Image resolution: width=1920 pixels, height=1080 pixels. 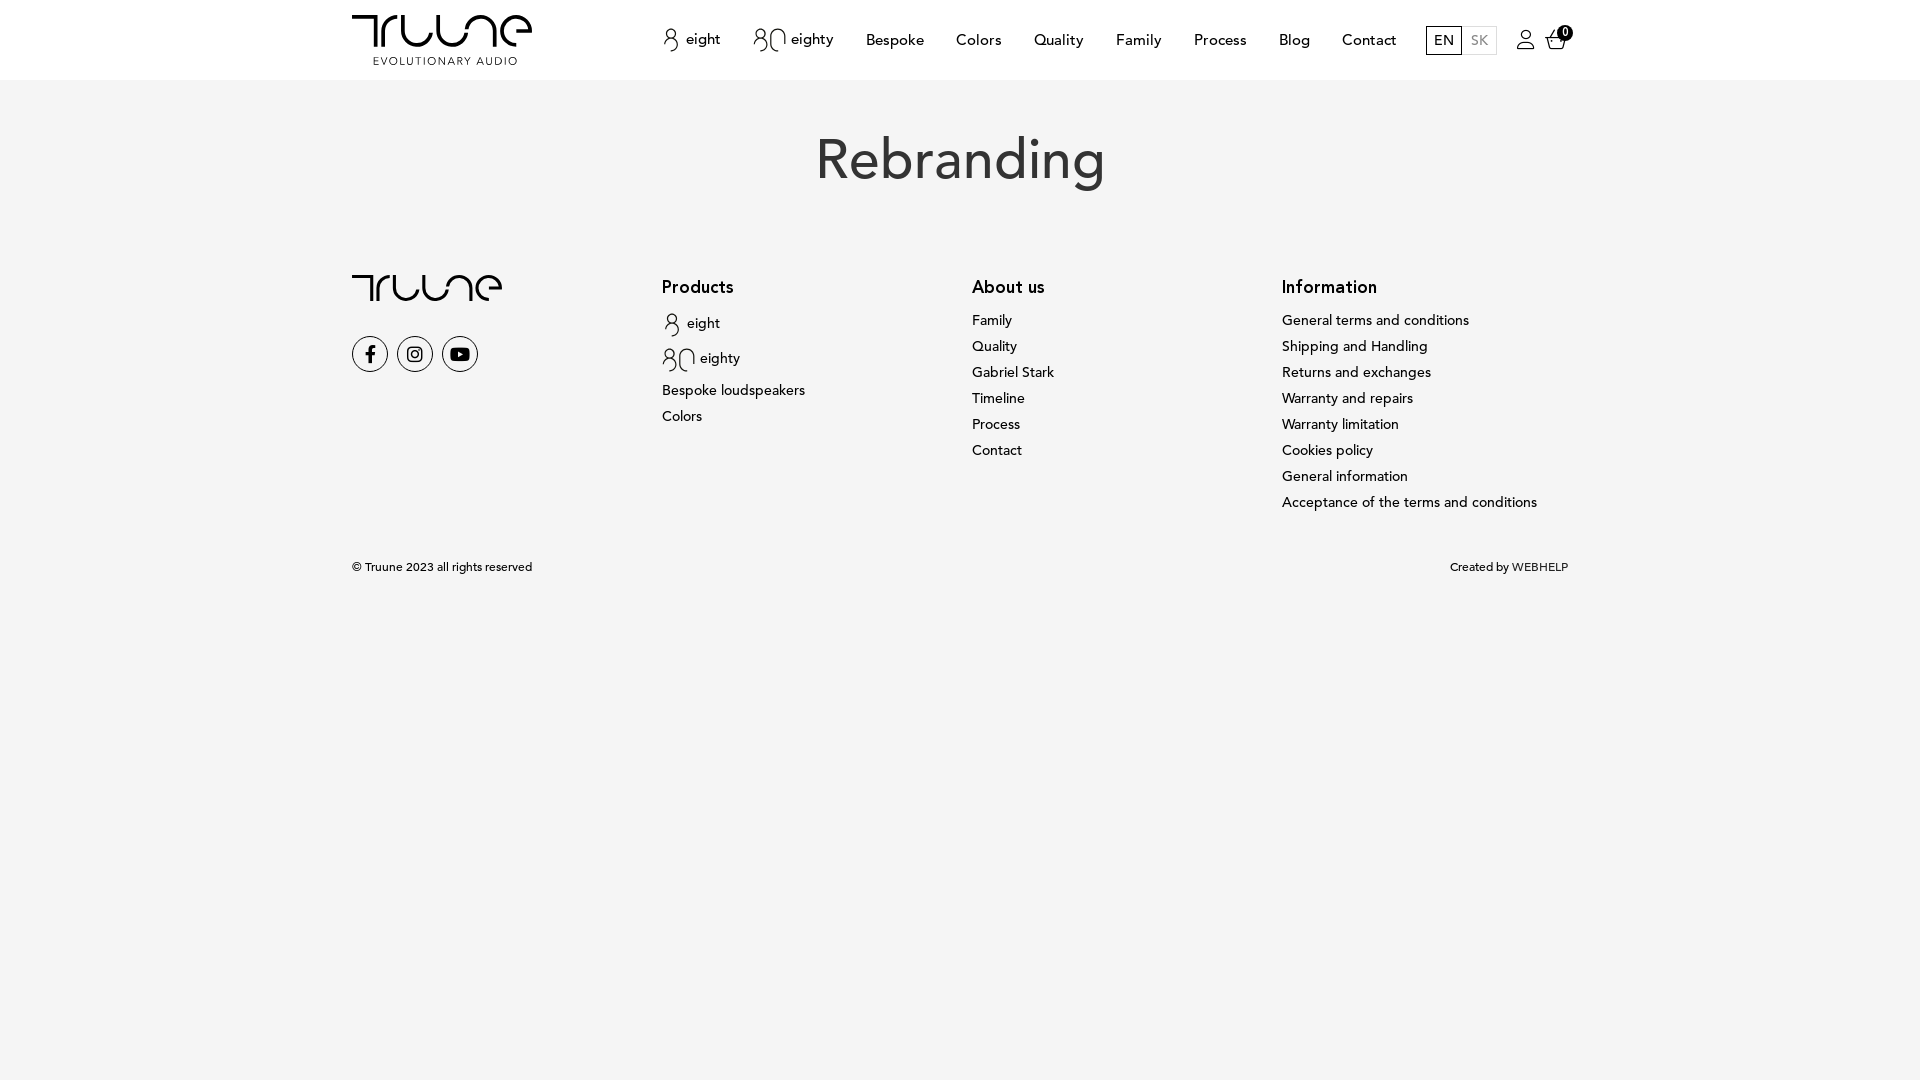 I want to click on 'Acceptance of the terms and conditions', so click(x=1408, y=501).